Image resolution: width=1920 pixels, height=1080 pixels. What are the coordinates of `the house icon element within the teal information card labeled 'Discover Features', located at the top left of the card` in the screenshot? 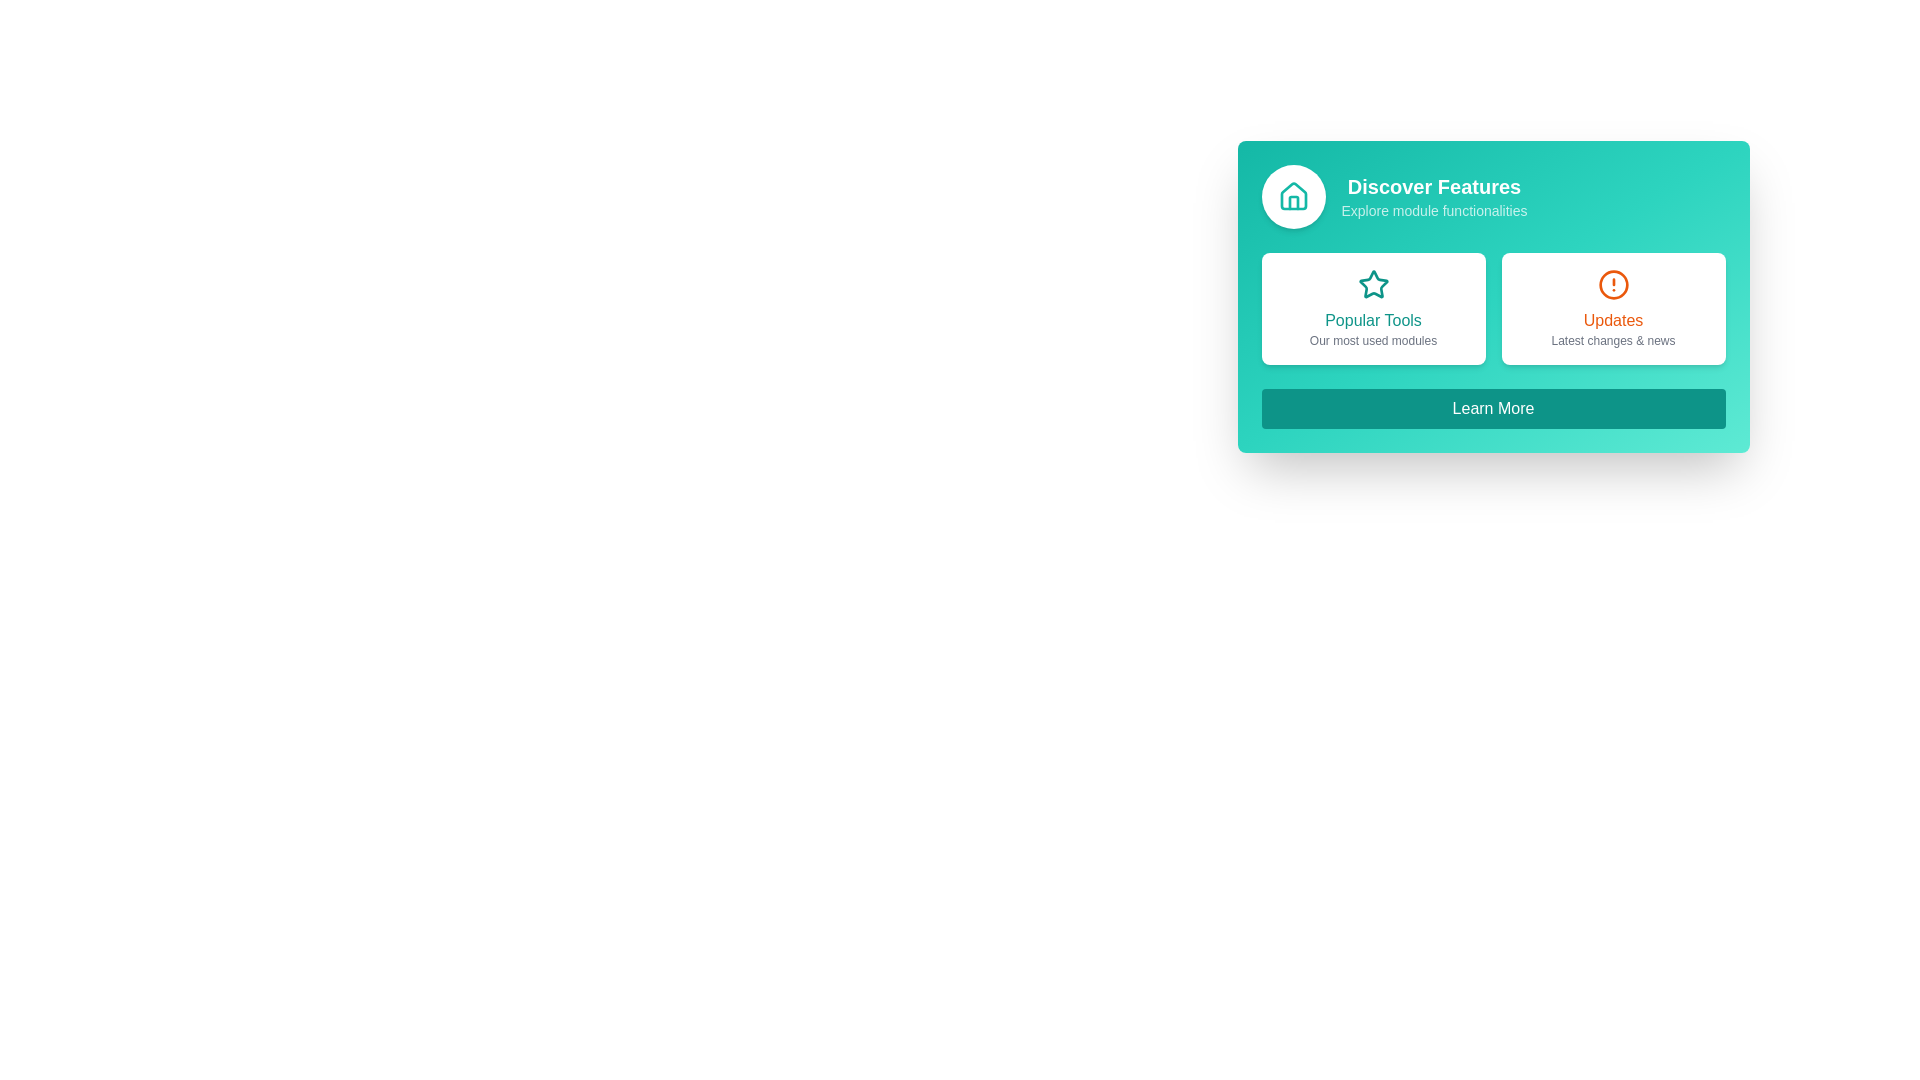 It's located at (1293, 203).